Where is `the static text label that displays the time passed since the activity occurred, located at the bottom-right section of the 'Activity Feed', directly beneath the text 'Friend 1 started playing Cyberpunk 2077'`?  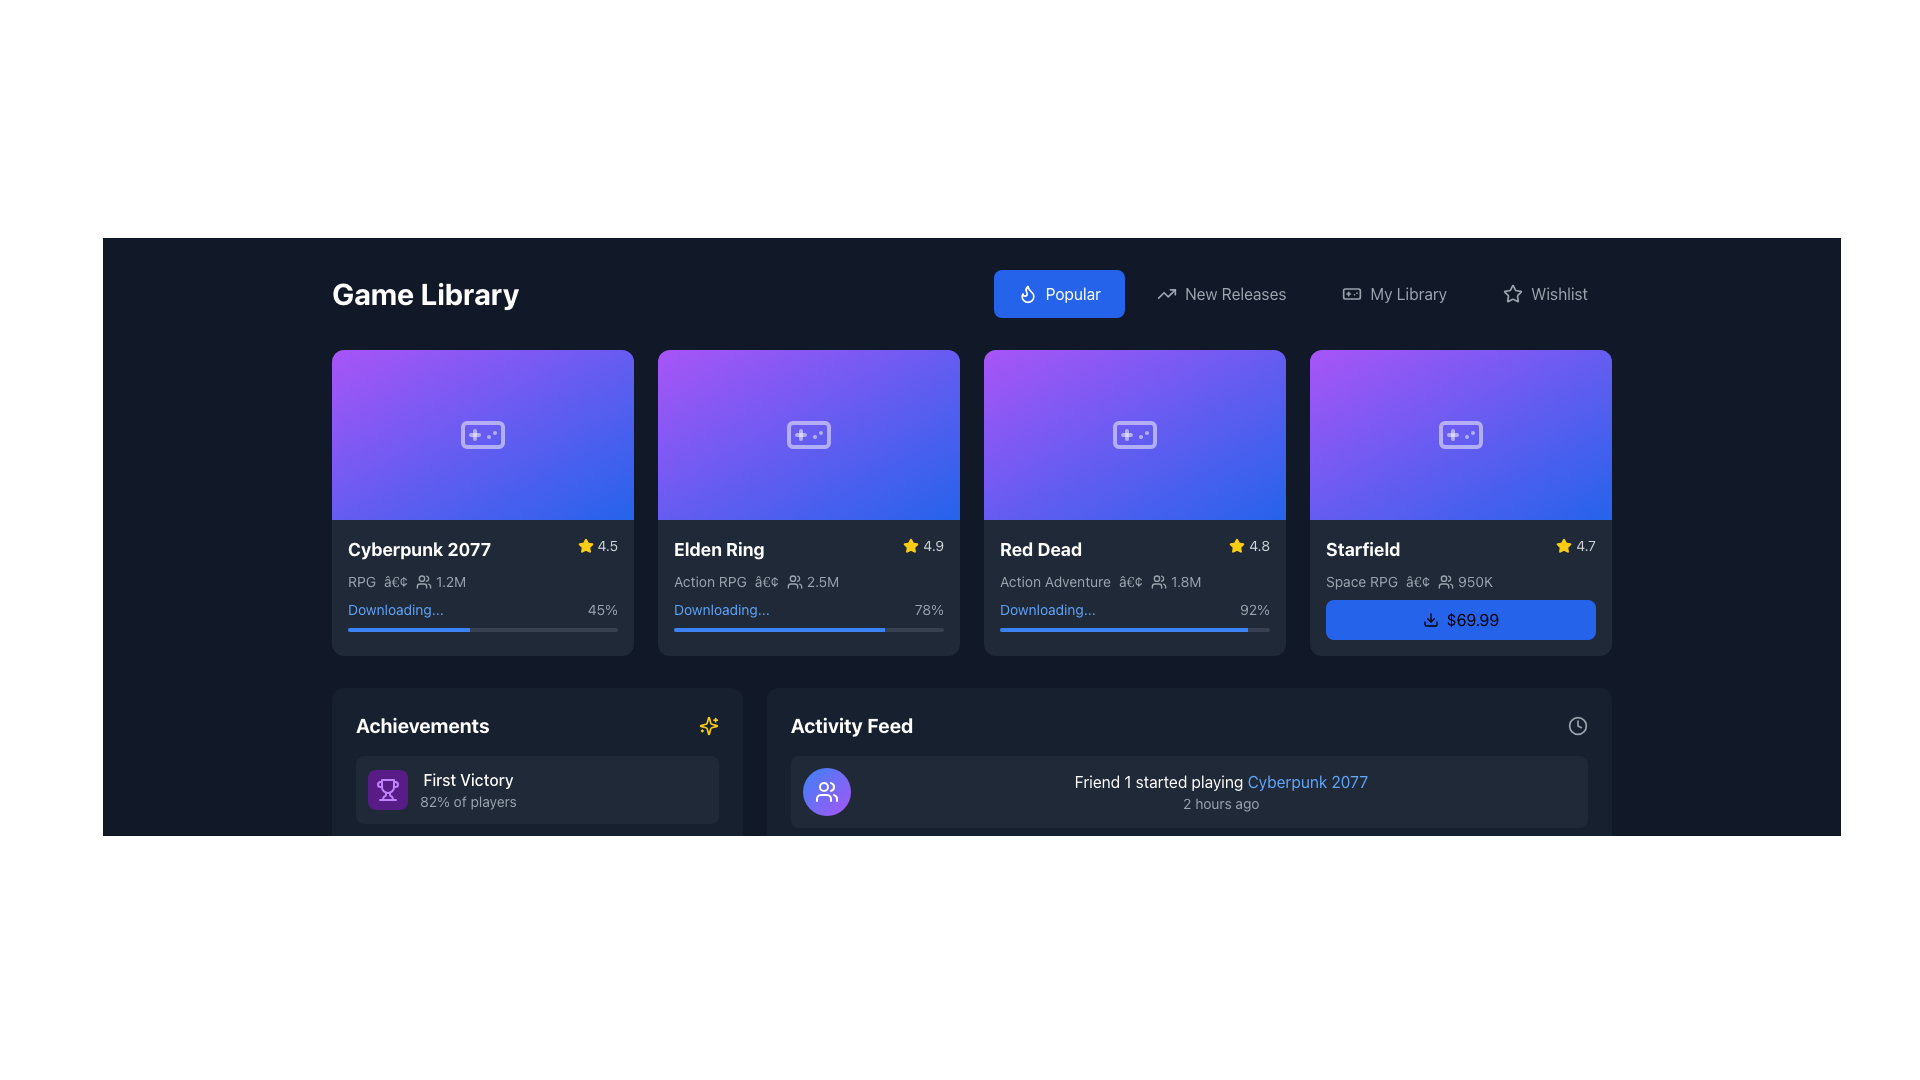 the static text label that displays the time passed since the activity occurred, located at the bottom-right section of the 'Activity Feed', directly beneath the text 'Friend 1 started playing Cyberpunk 2077' is located at coordinates (1220, 802).